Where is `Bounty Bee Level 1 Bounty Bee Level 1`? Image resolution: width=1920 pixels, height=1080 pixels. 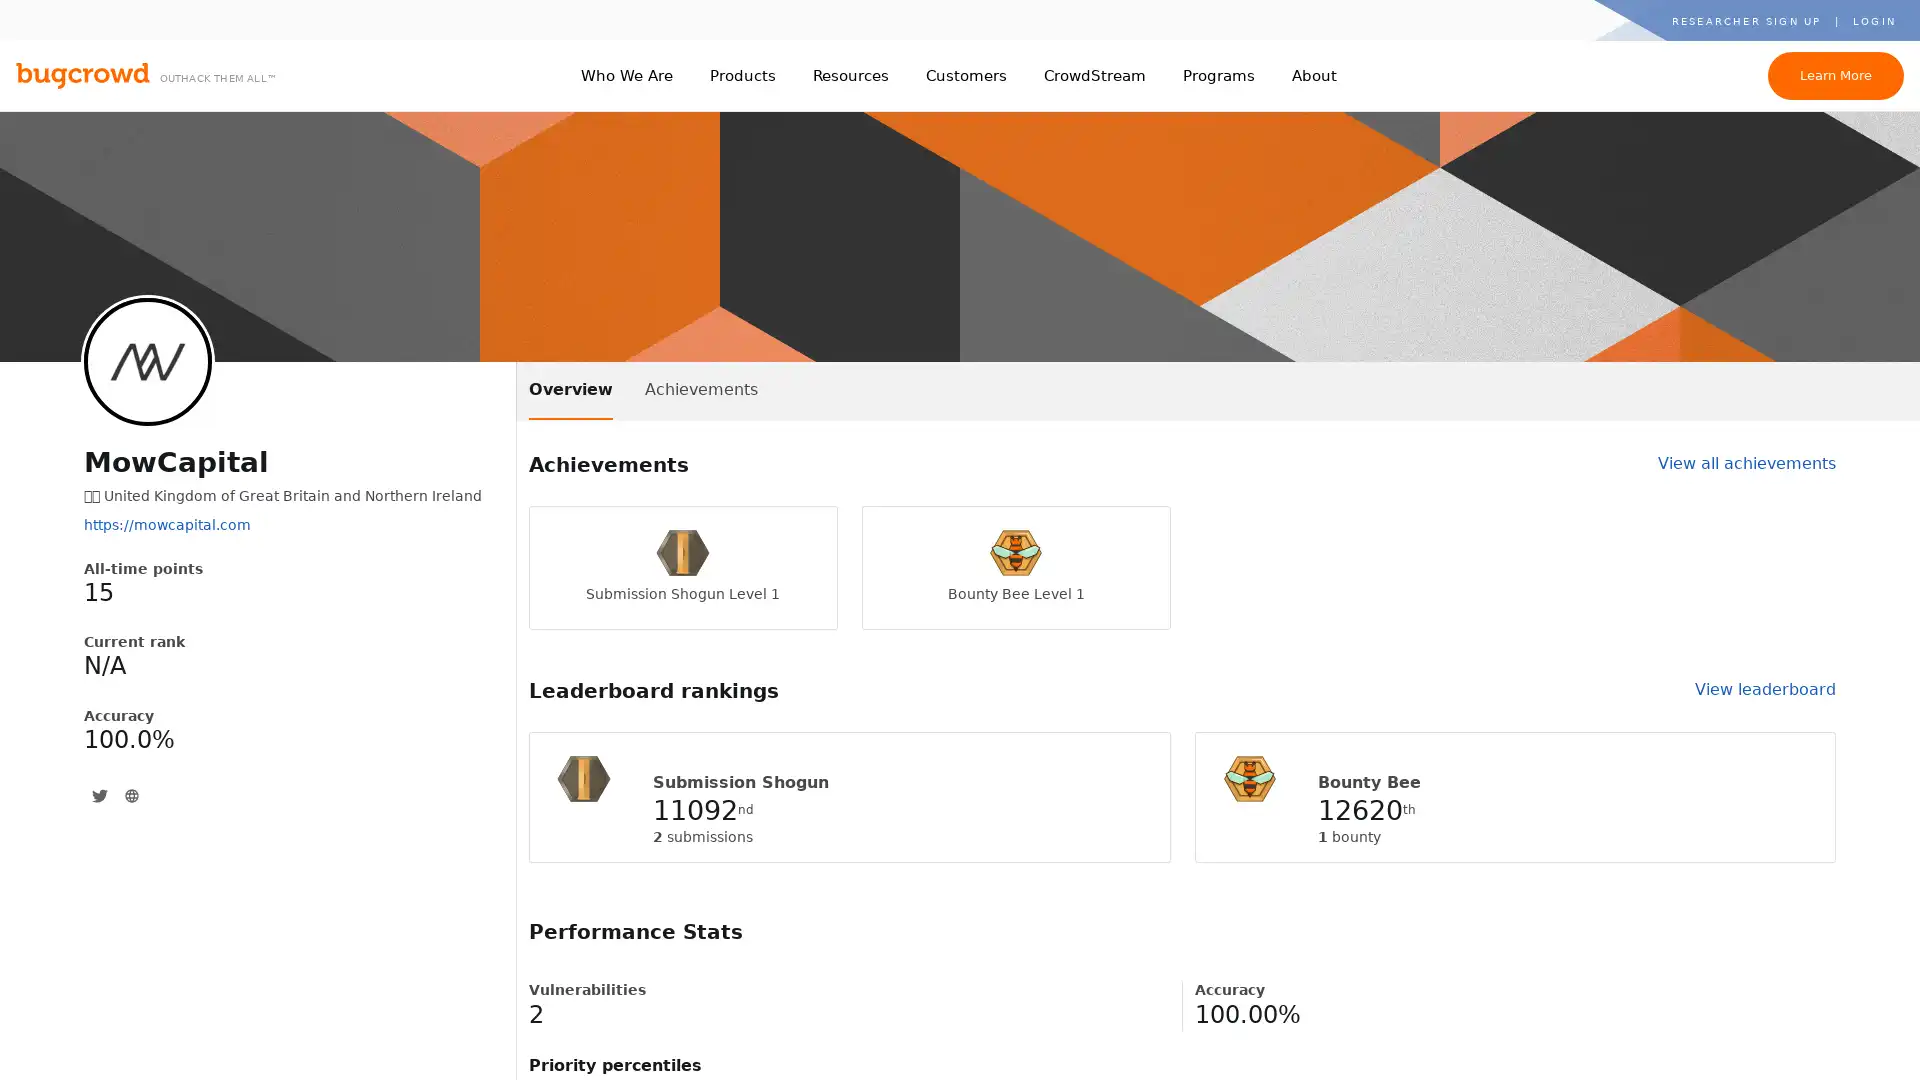
Bounty Bee Level 1 Bounty Bee Level 1 is located at coordinates (1015, 567).